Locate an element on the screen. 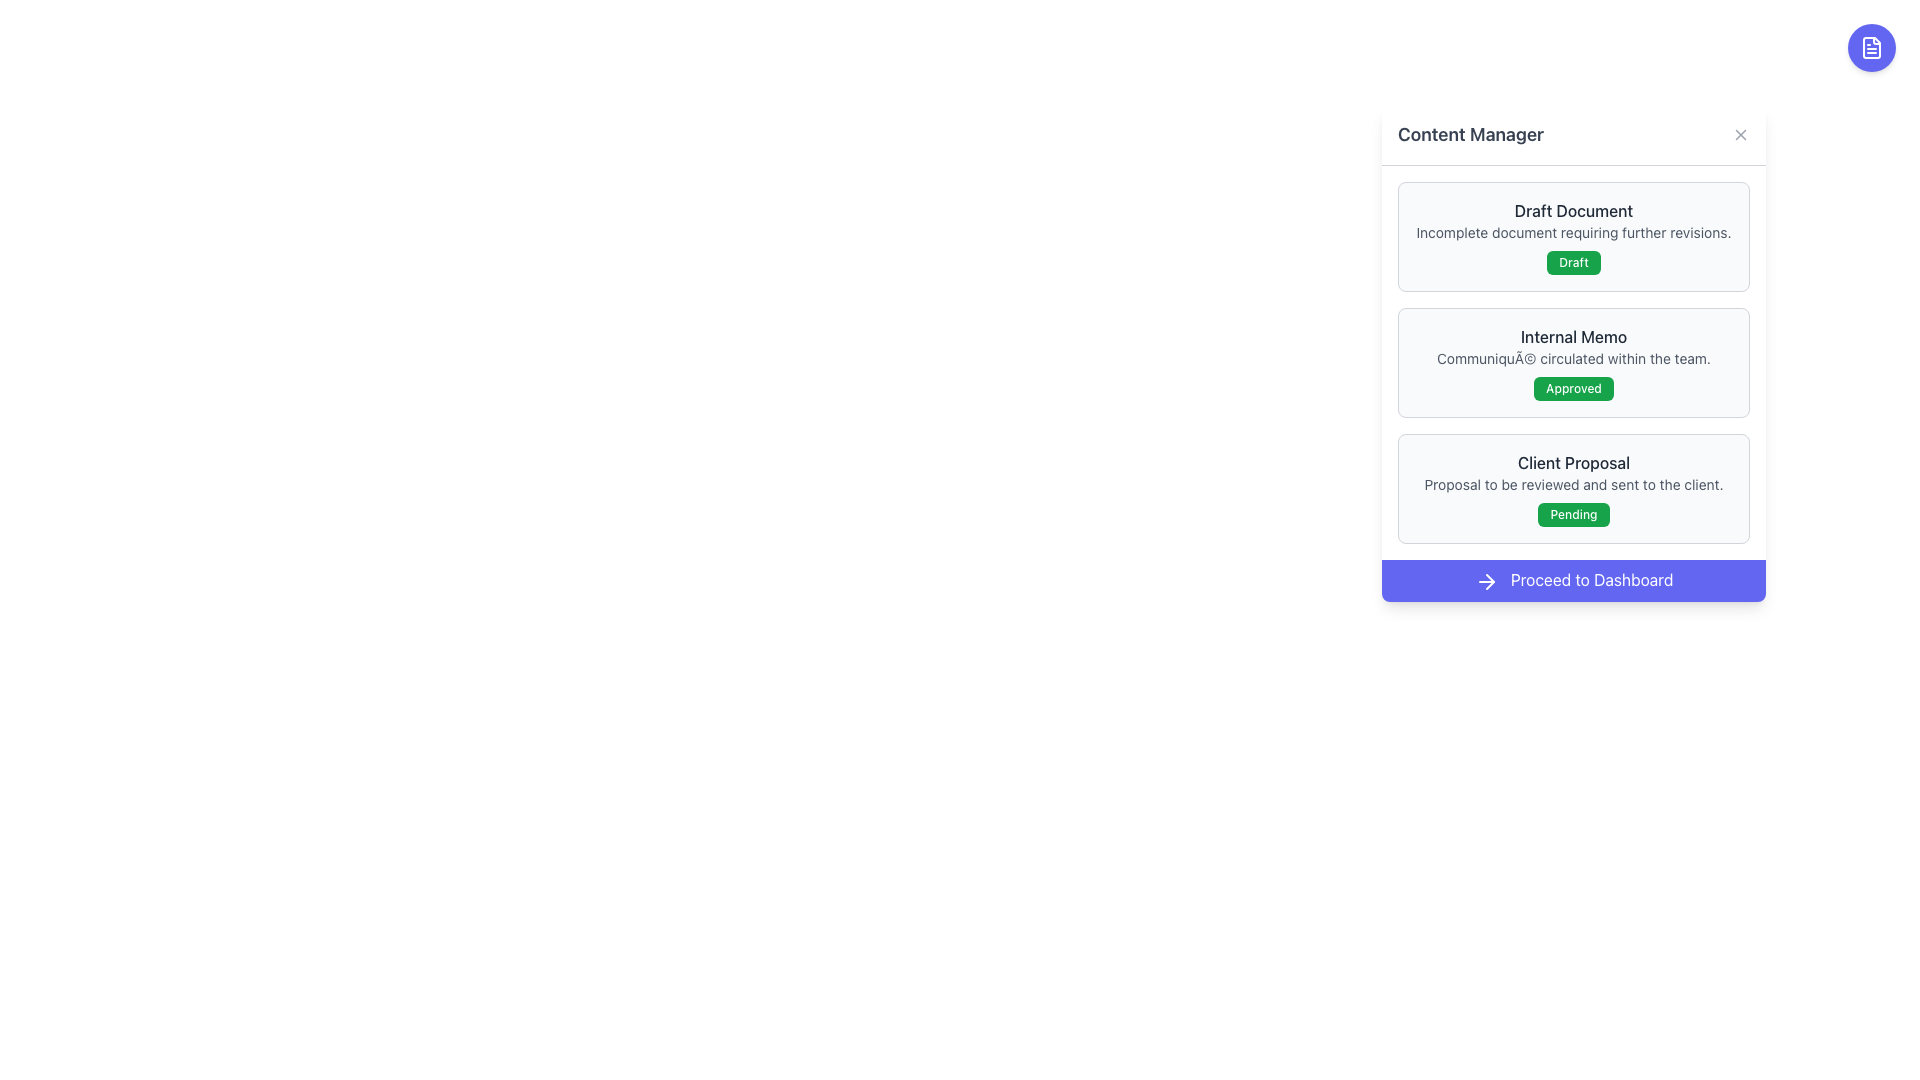 The height and width of the screenshot is (1080, 1920). the small 'X' icon button located to the right of the 'Content Manager' text, which changes color on hover is located at coordinates (1740, 135).